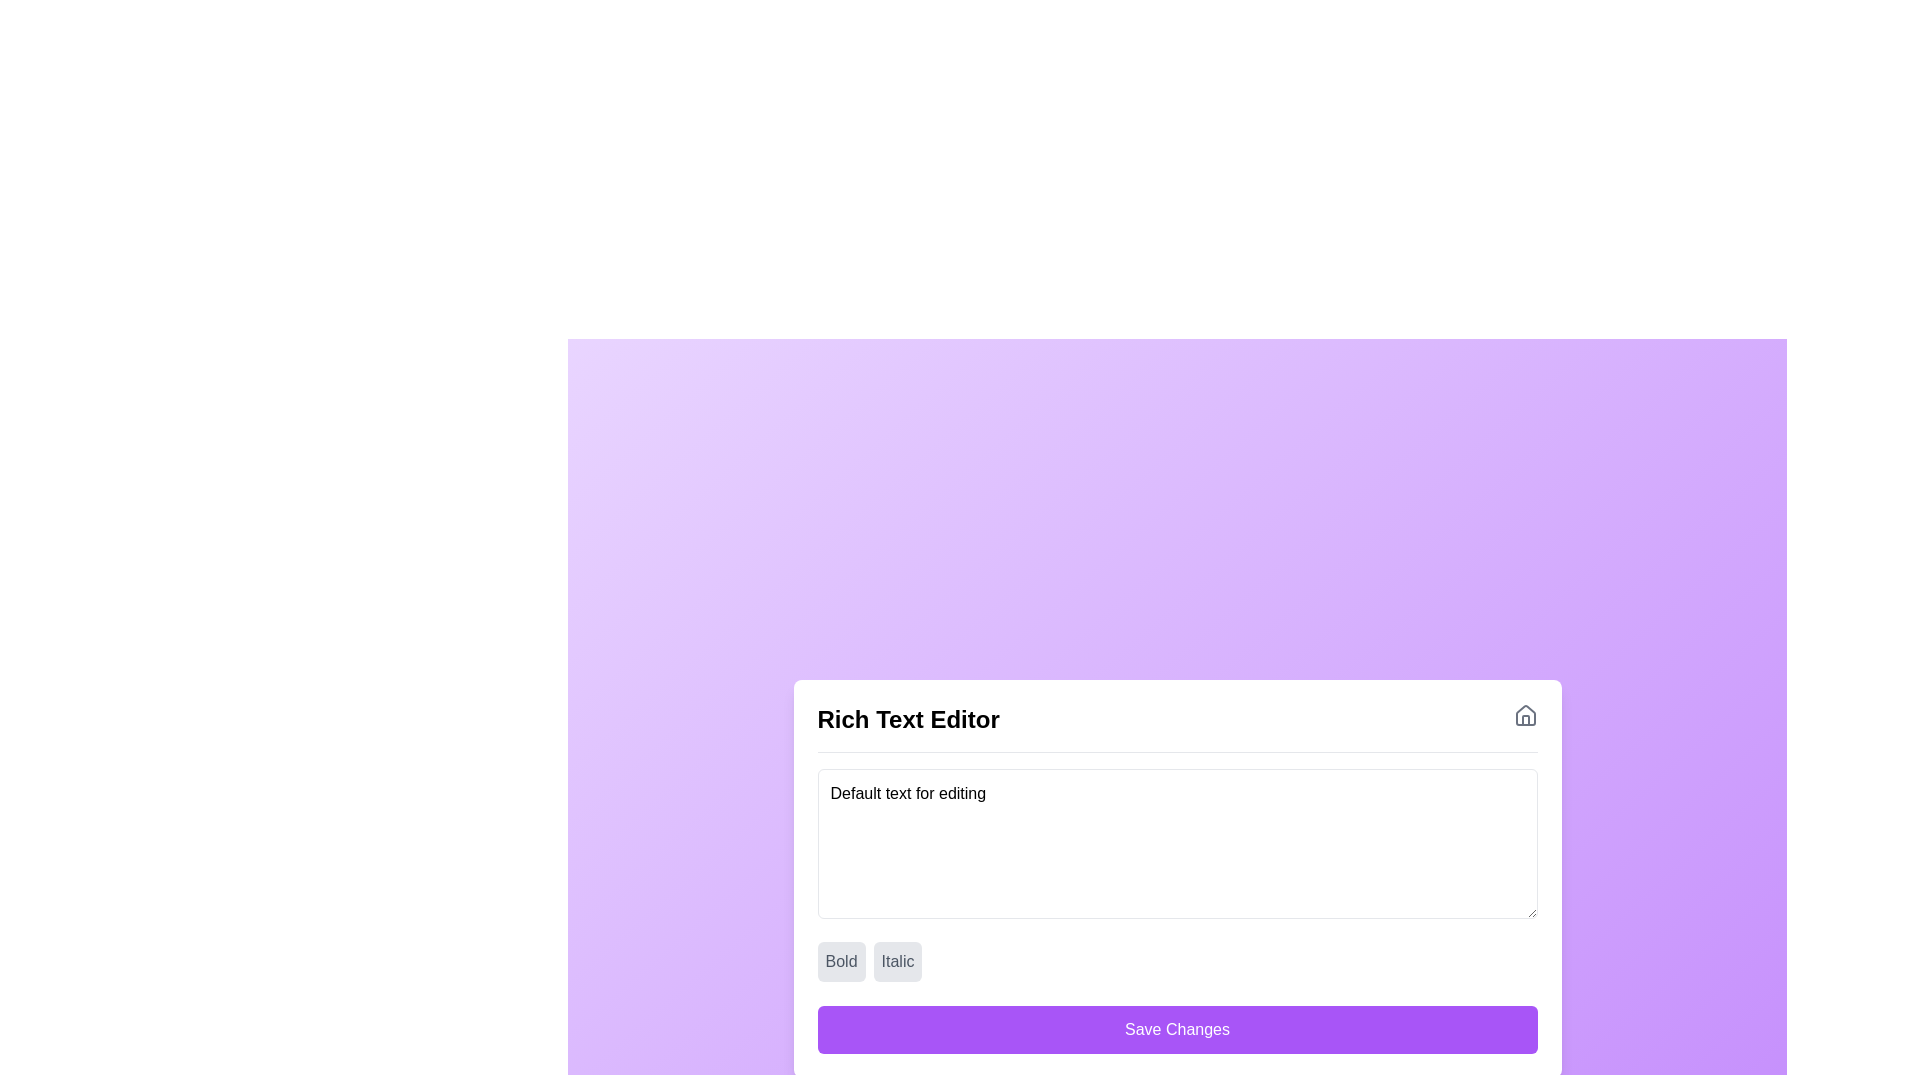 This screenshot has width=1920, height=1080. I want to click on the purple 'Save Changes' button located beneath the 'Bold' and 'Italic' buttons in the Rich Text Editor section, so click(1177, 1029).